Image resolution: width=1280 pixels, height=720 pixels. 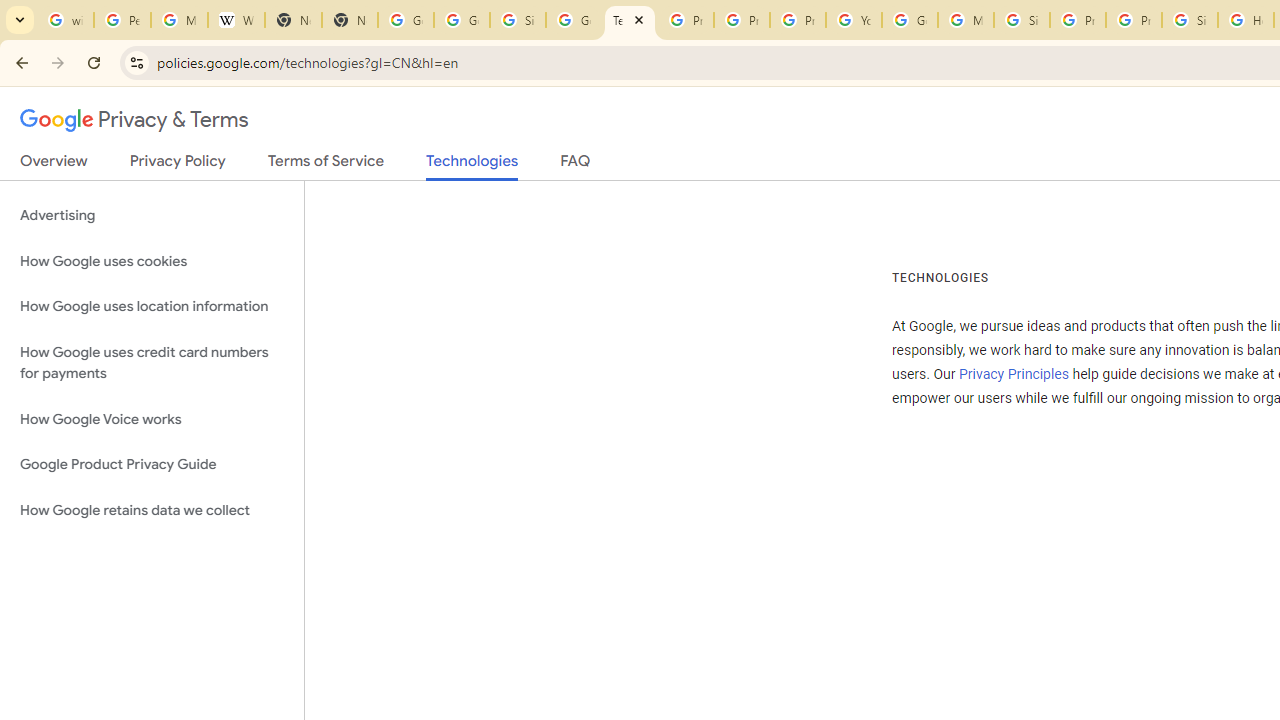 What do you see at coordinates (151, 260) in the screenshot?
I see `'How Google uses cookies'` at bounding box center [151, 260].